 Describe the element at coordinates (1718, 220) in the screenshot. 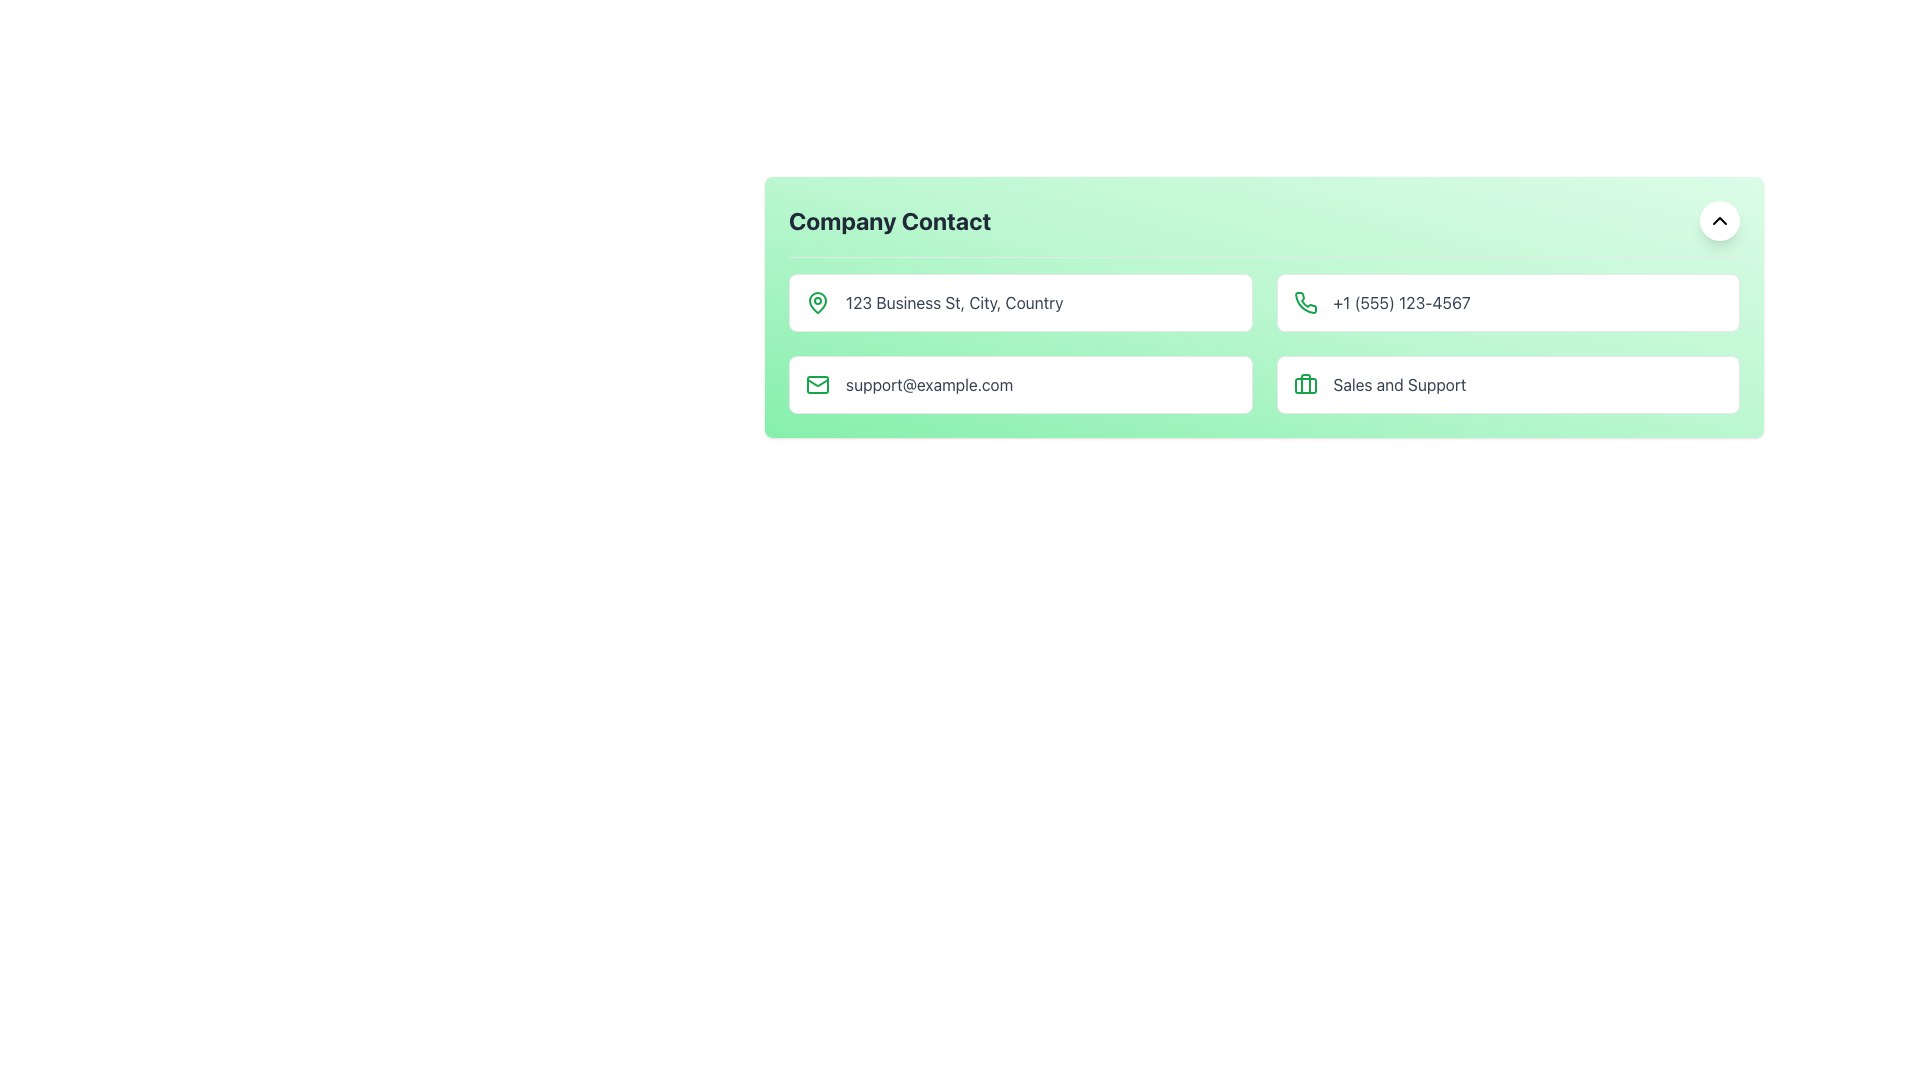

I see `the toggle button for the 'Company Contact' section` at that location.